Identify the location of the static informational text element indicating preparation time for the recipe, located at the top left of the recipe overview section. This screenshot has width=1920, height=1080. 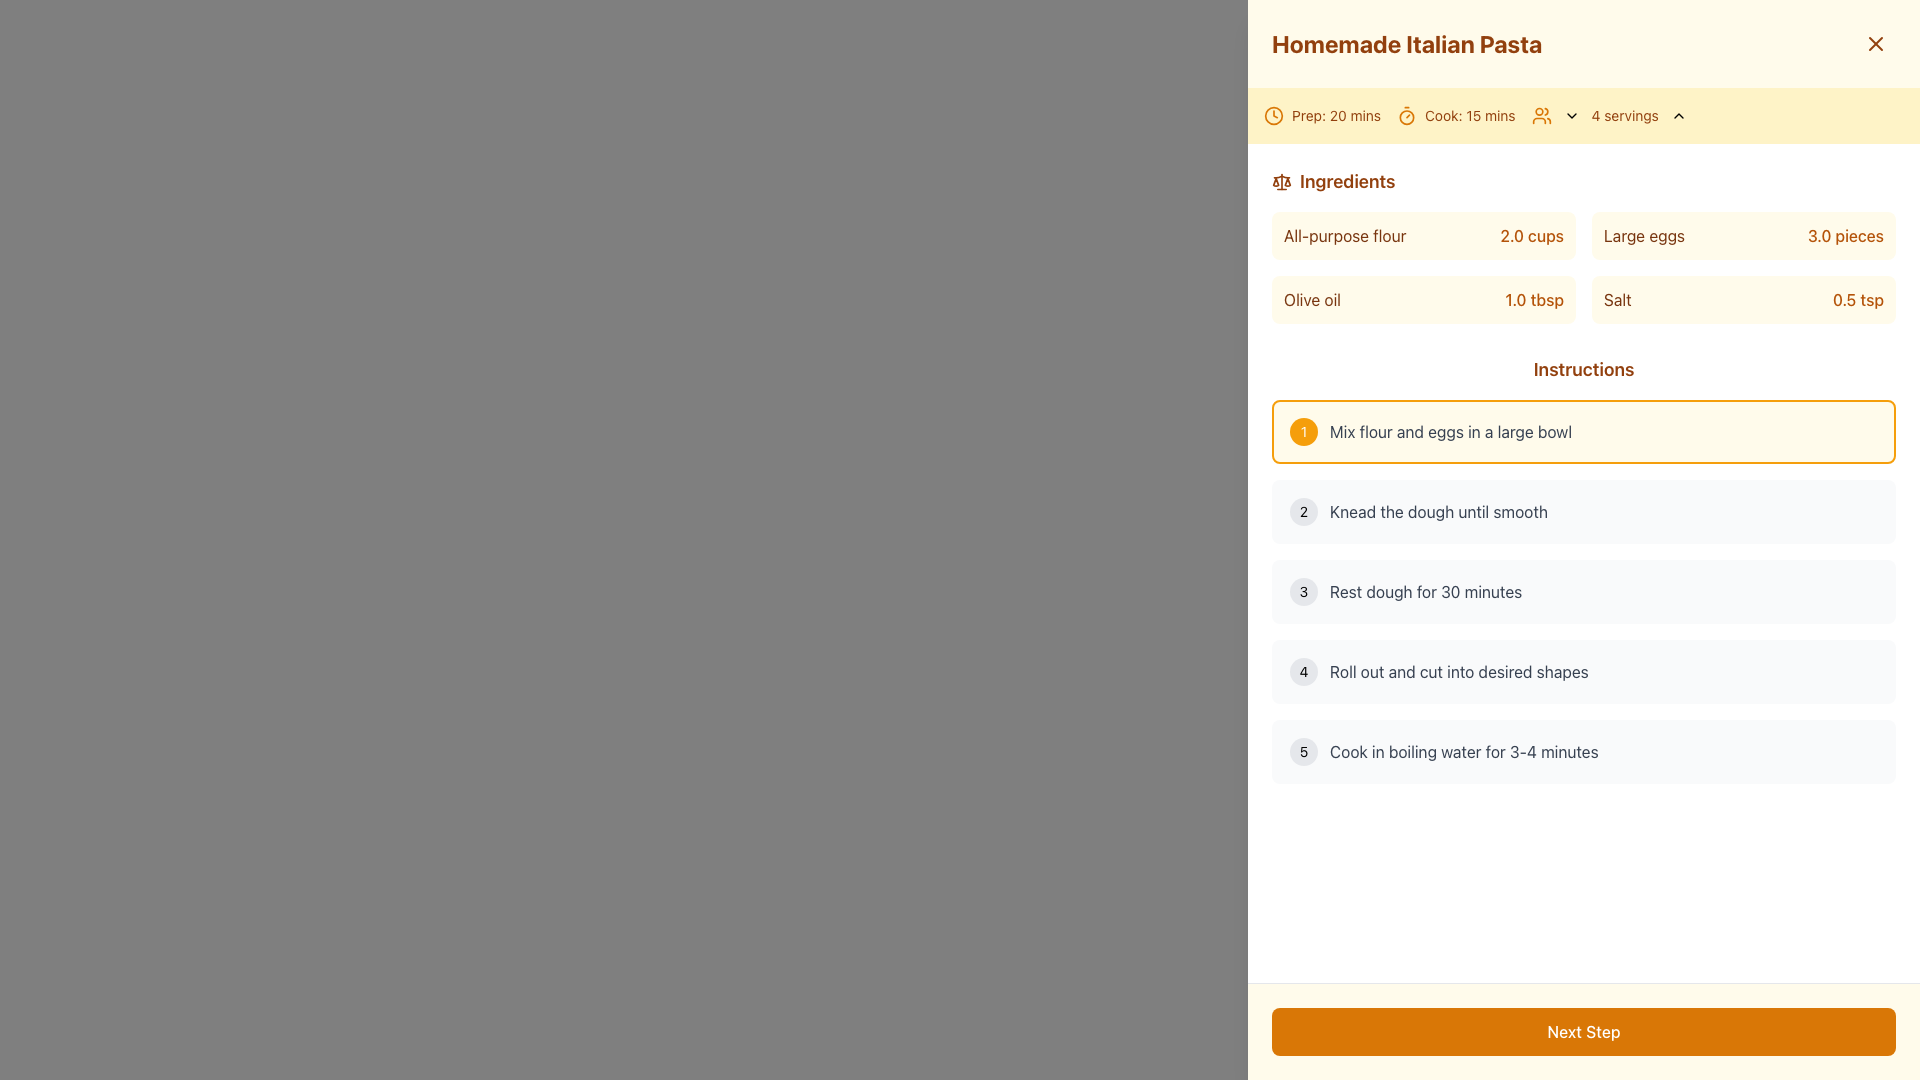
(1322, 115).